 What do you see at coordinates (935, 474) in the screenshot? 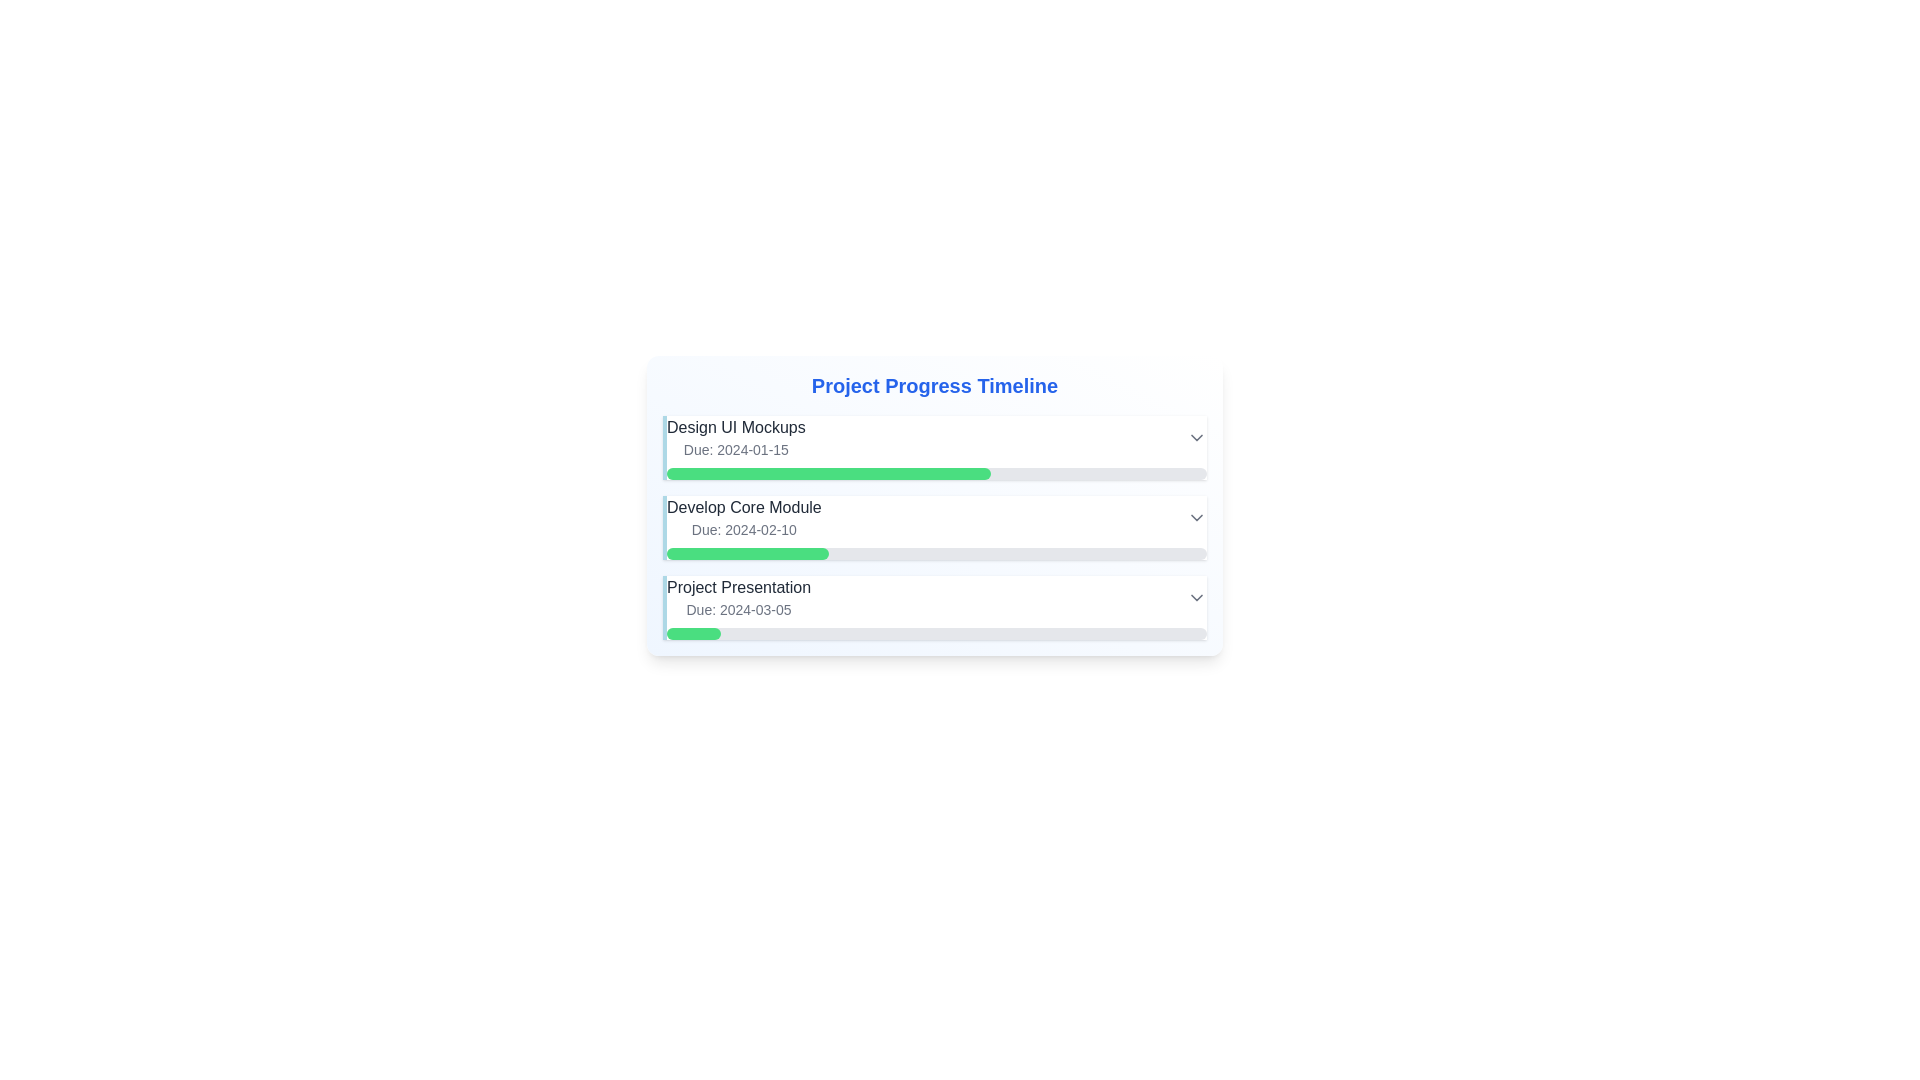
I see `the Progress Bar representing the task 'Design UI Mockups' located below the due date text` at bounding box center [935, 474].